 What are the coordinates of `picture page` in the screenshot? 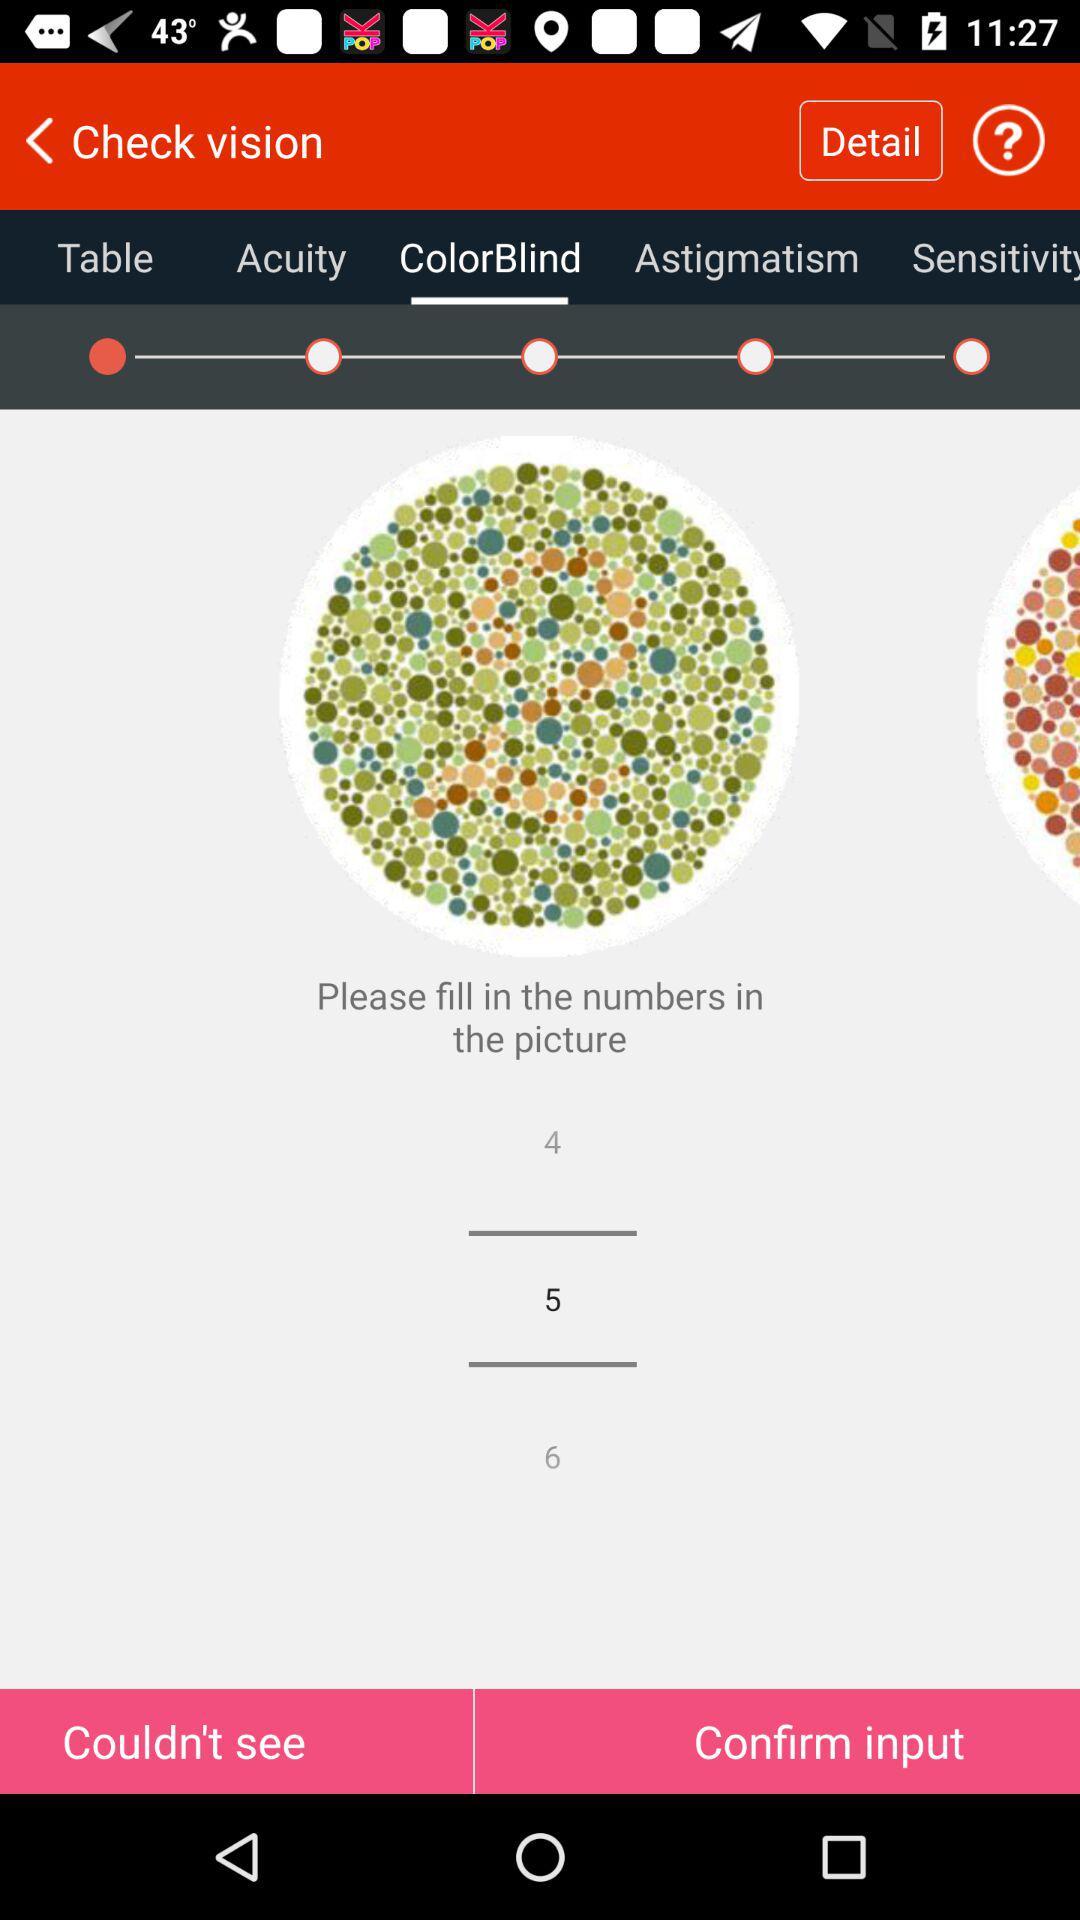 It's located at (1008, 139).